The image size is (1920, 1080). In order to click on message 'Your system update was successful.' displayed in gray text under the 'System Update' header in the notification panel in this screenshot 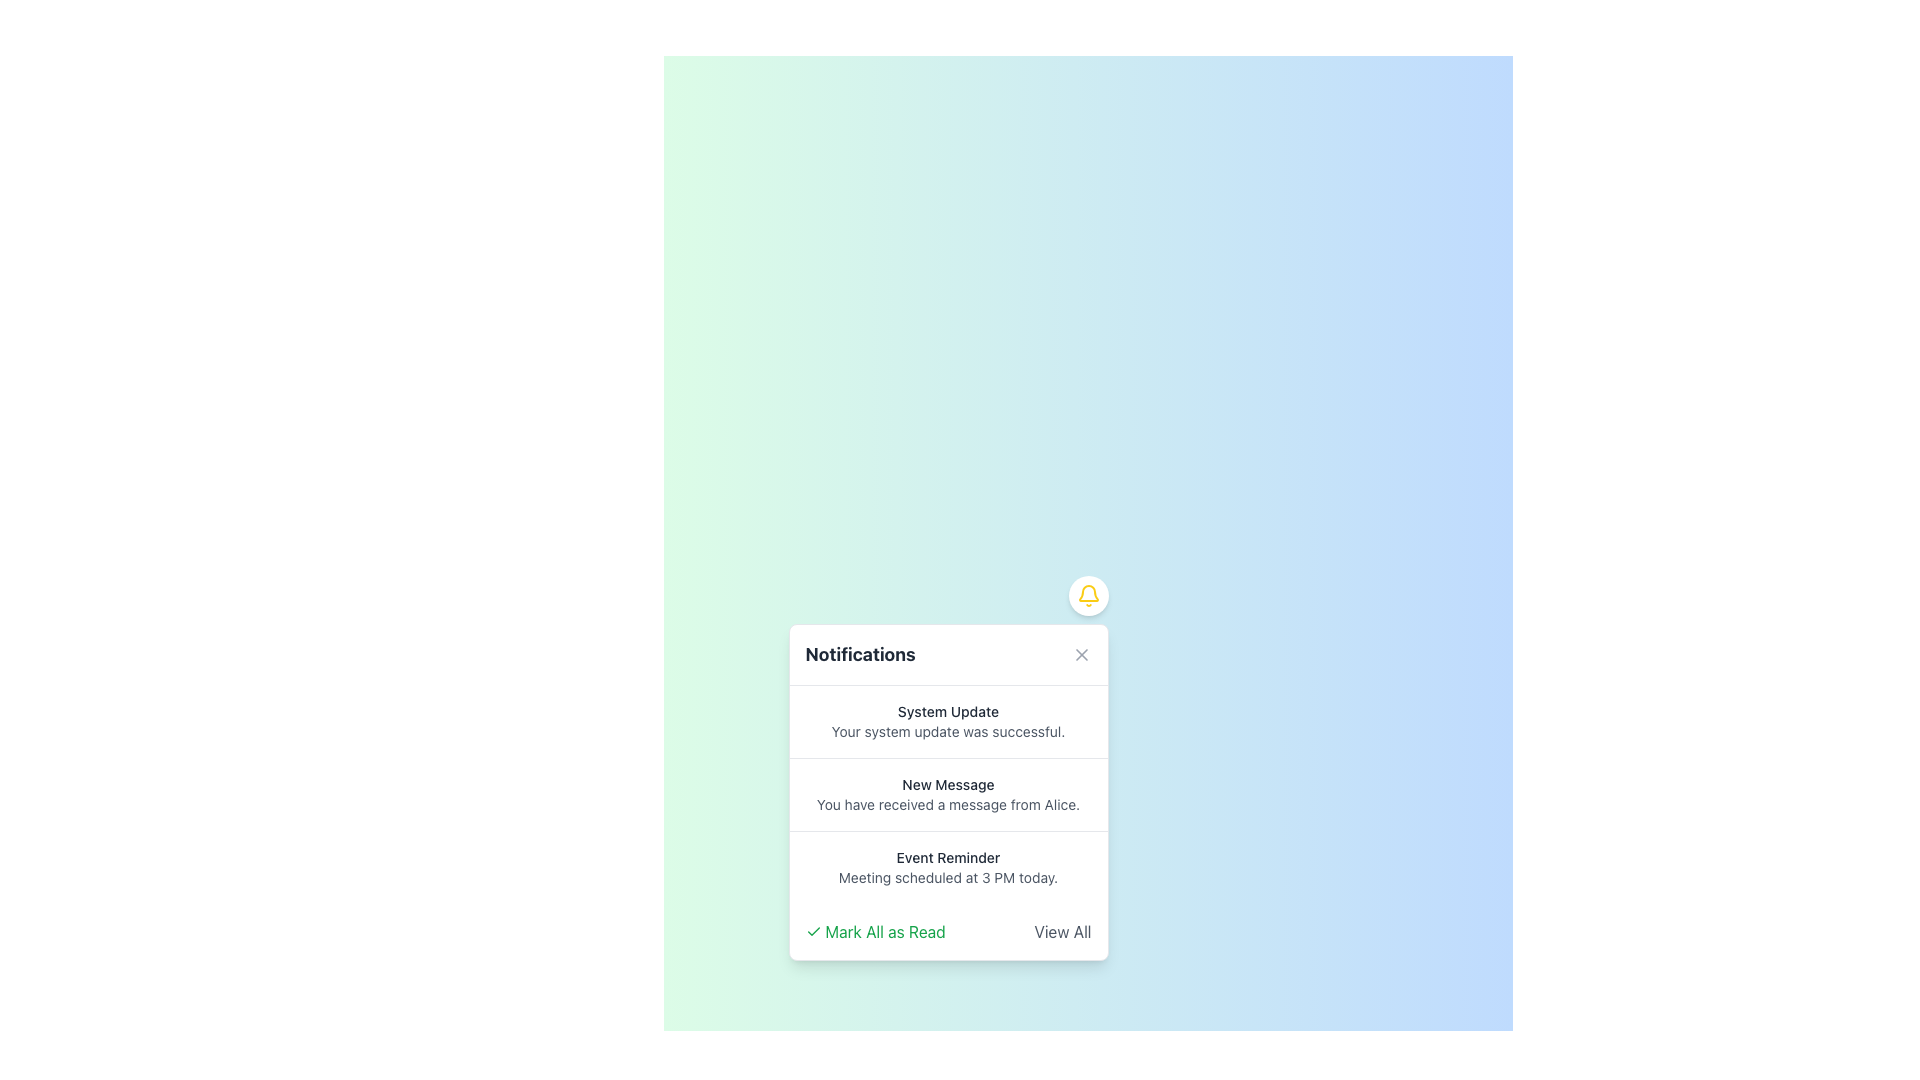, I will do `click(947, 732)`.